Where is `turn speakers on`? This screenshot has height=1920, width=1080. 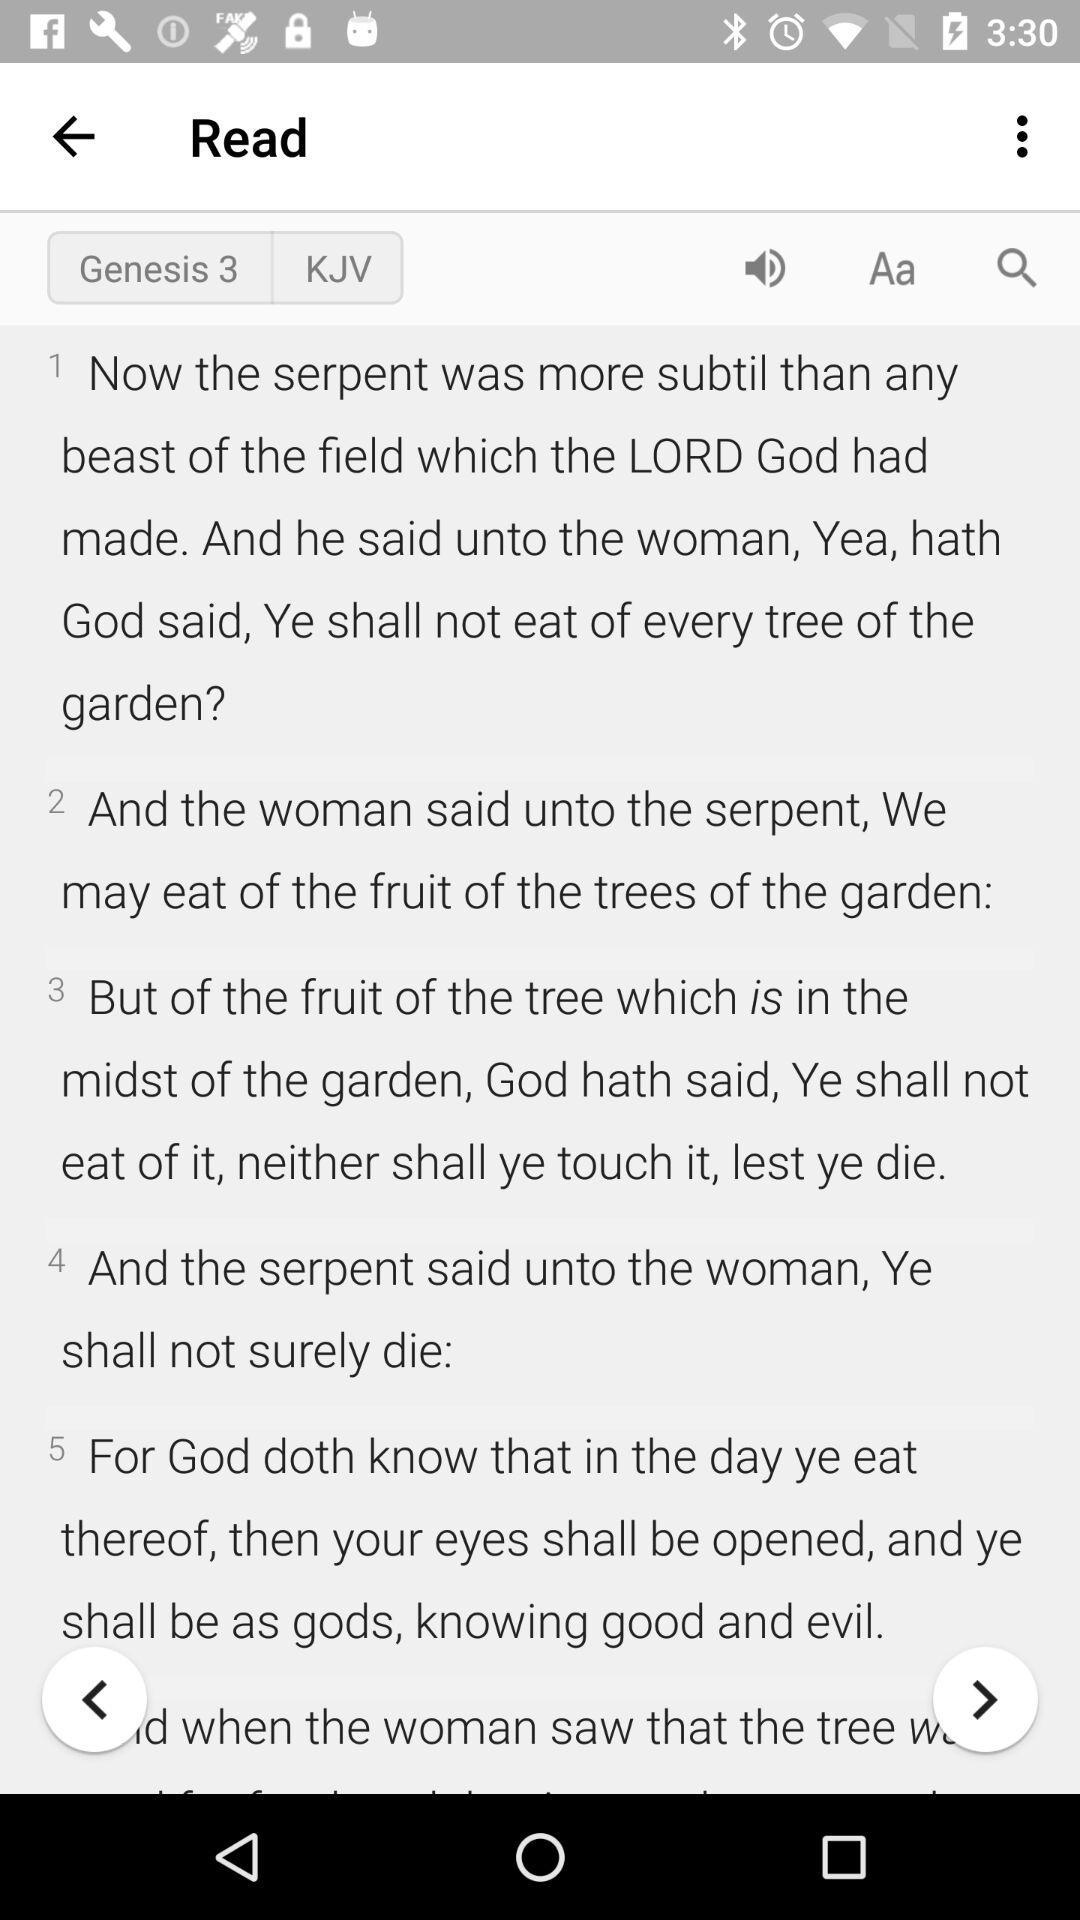 turn speakers on is located at coordinates (764, 266).